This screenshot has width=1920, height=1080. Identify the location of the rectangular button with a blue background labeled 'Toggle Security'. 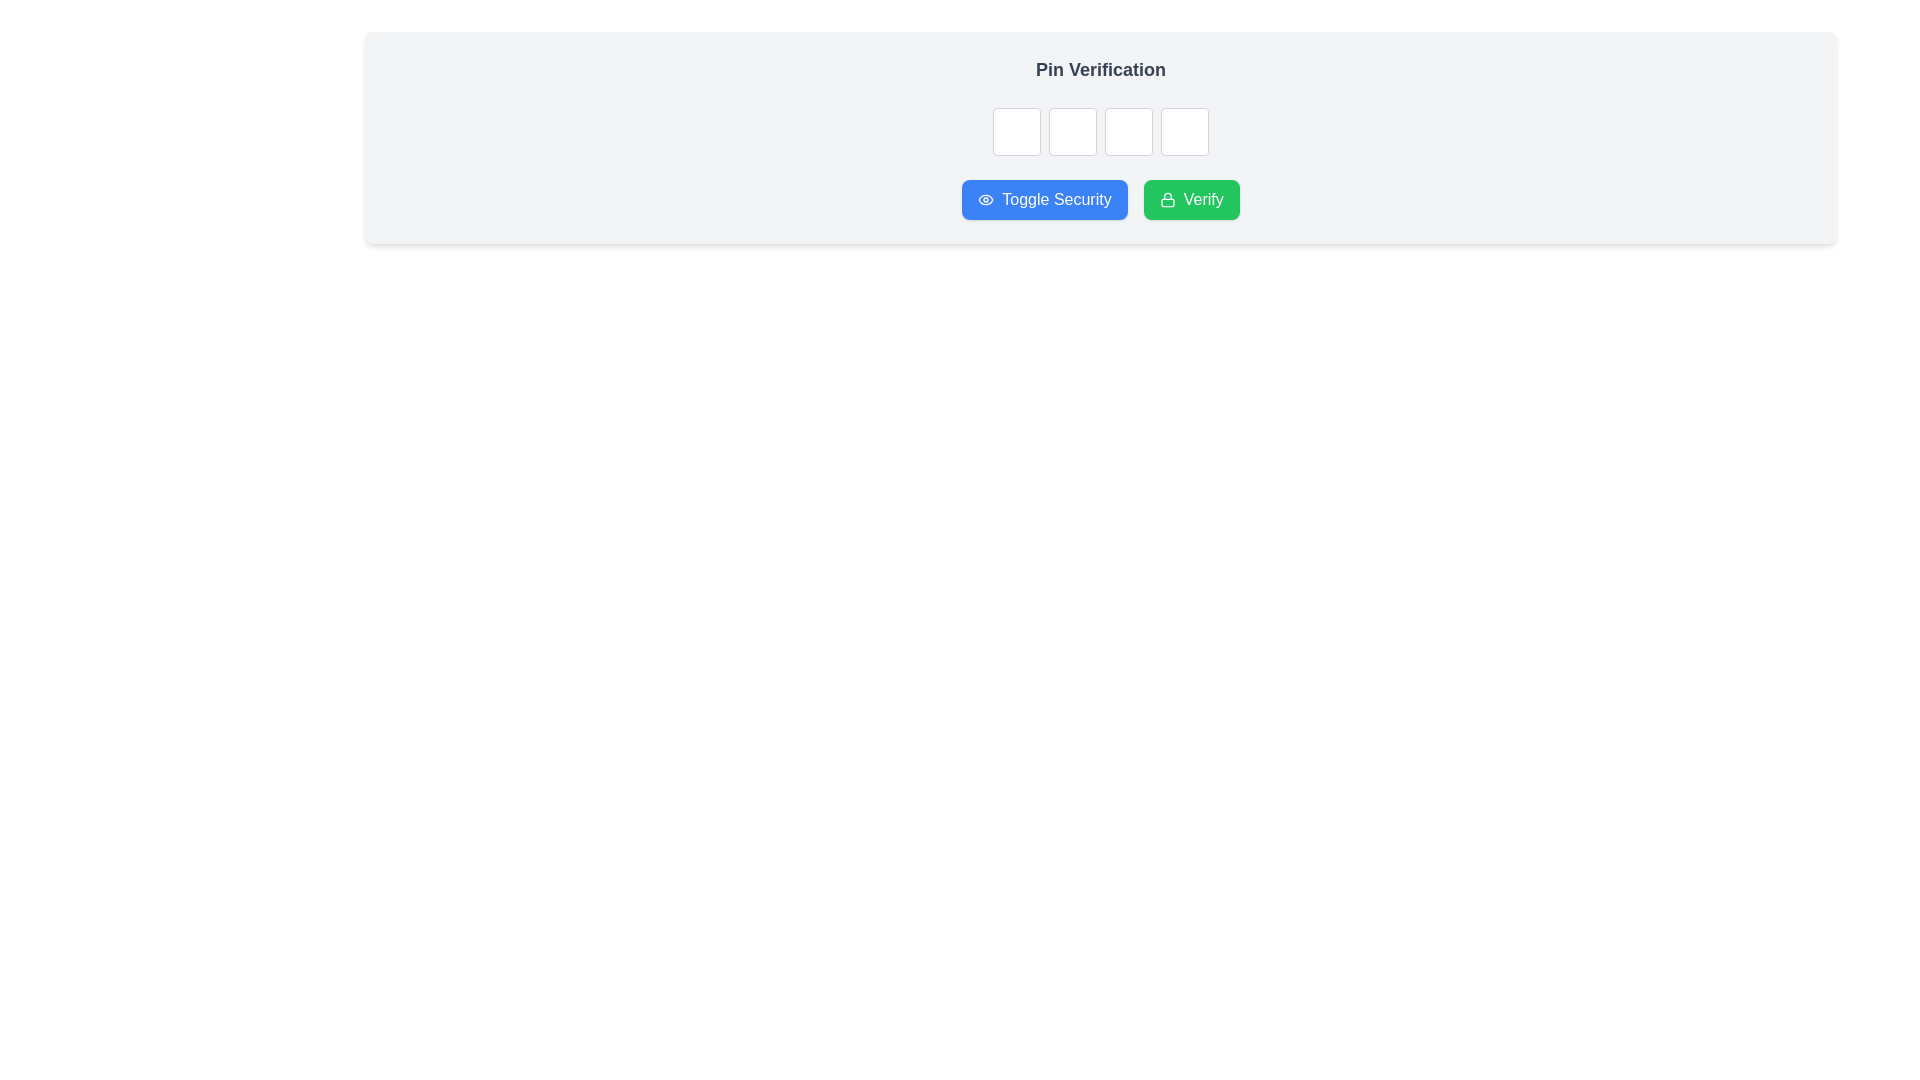
(1044, 200).